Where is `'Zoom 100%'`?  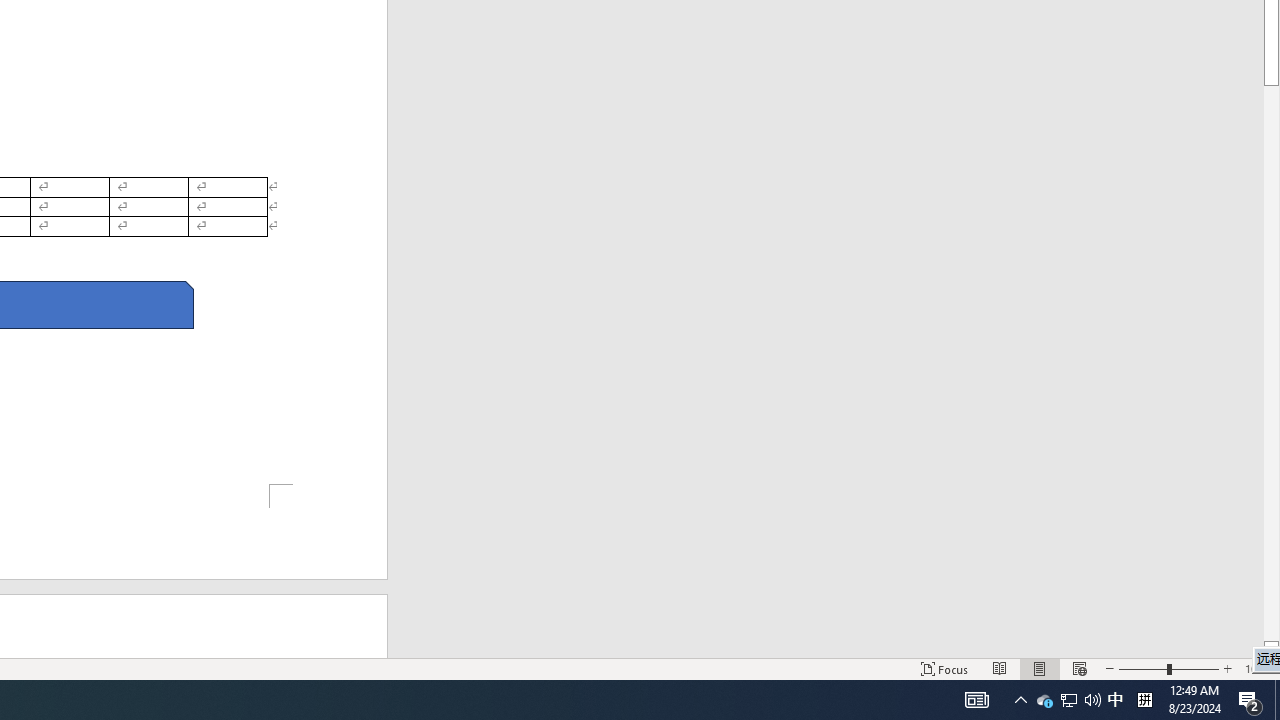
'Zoom 100%' is located at coordinates (1257, 669).